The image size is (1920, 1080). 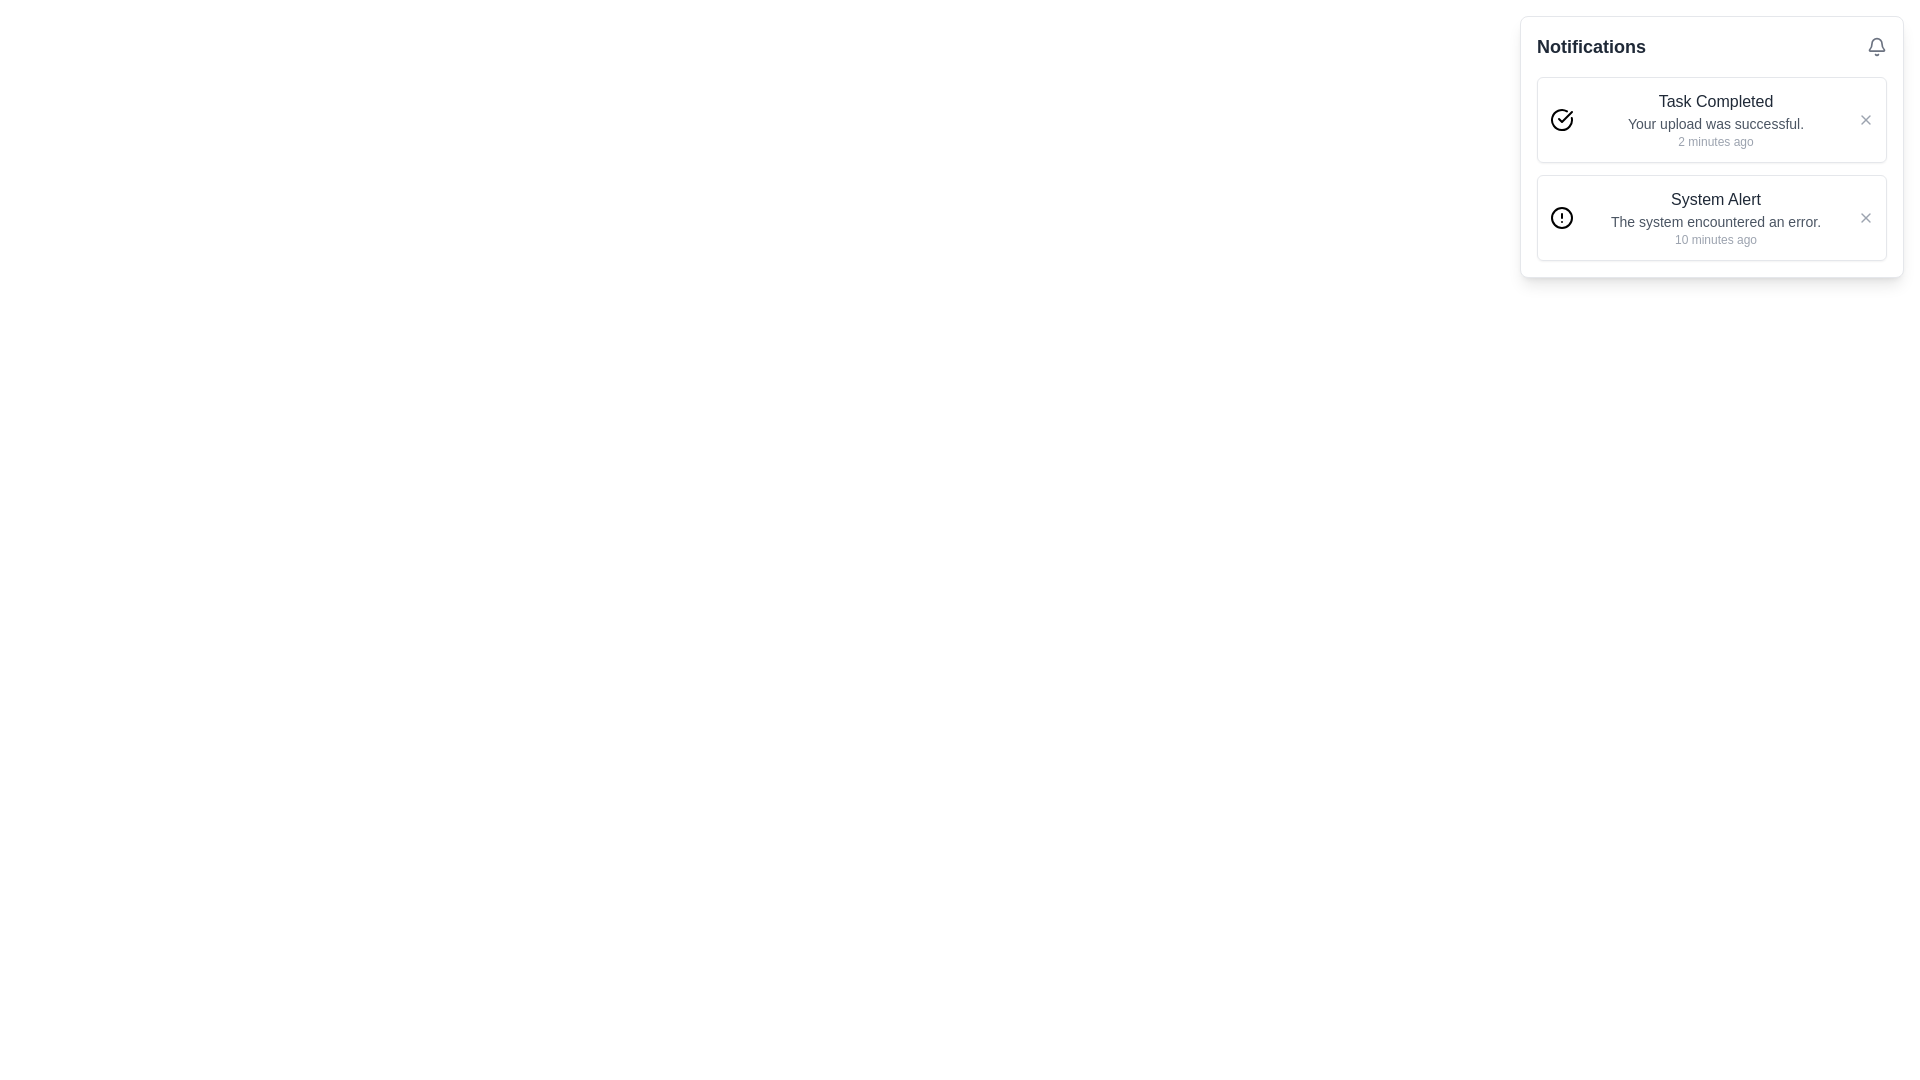 What do you see at coordinates (1715, 141) in the screenshot?
I see `the text label indicating 'Your upload was successful.' located beneath the corresponding notification in the panel` at bounding box center [1715, 141].